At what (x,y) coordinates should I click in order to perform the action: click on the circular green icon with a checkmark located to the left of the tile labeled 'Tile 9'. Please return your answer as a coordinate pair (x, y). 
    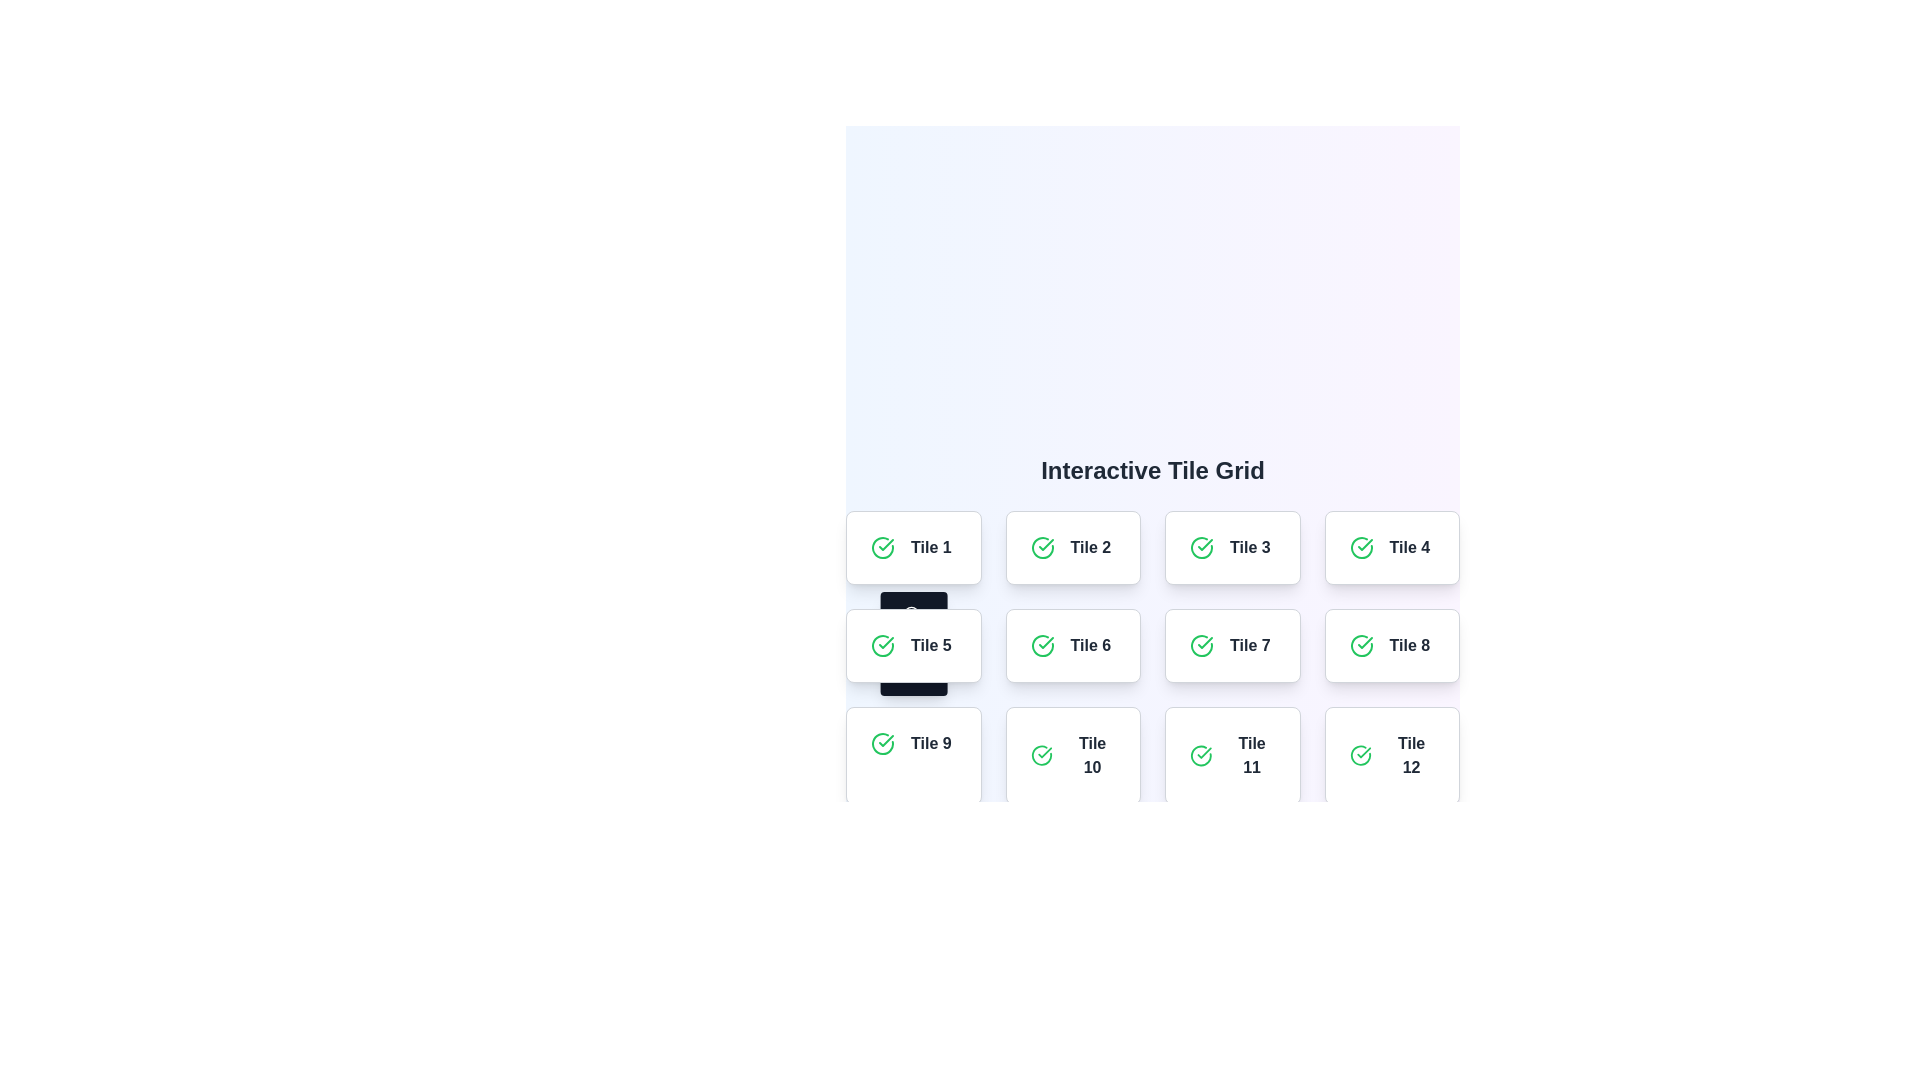
    Looking at the image, I should click on (882, 744).